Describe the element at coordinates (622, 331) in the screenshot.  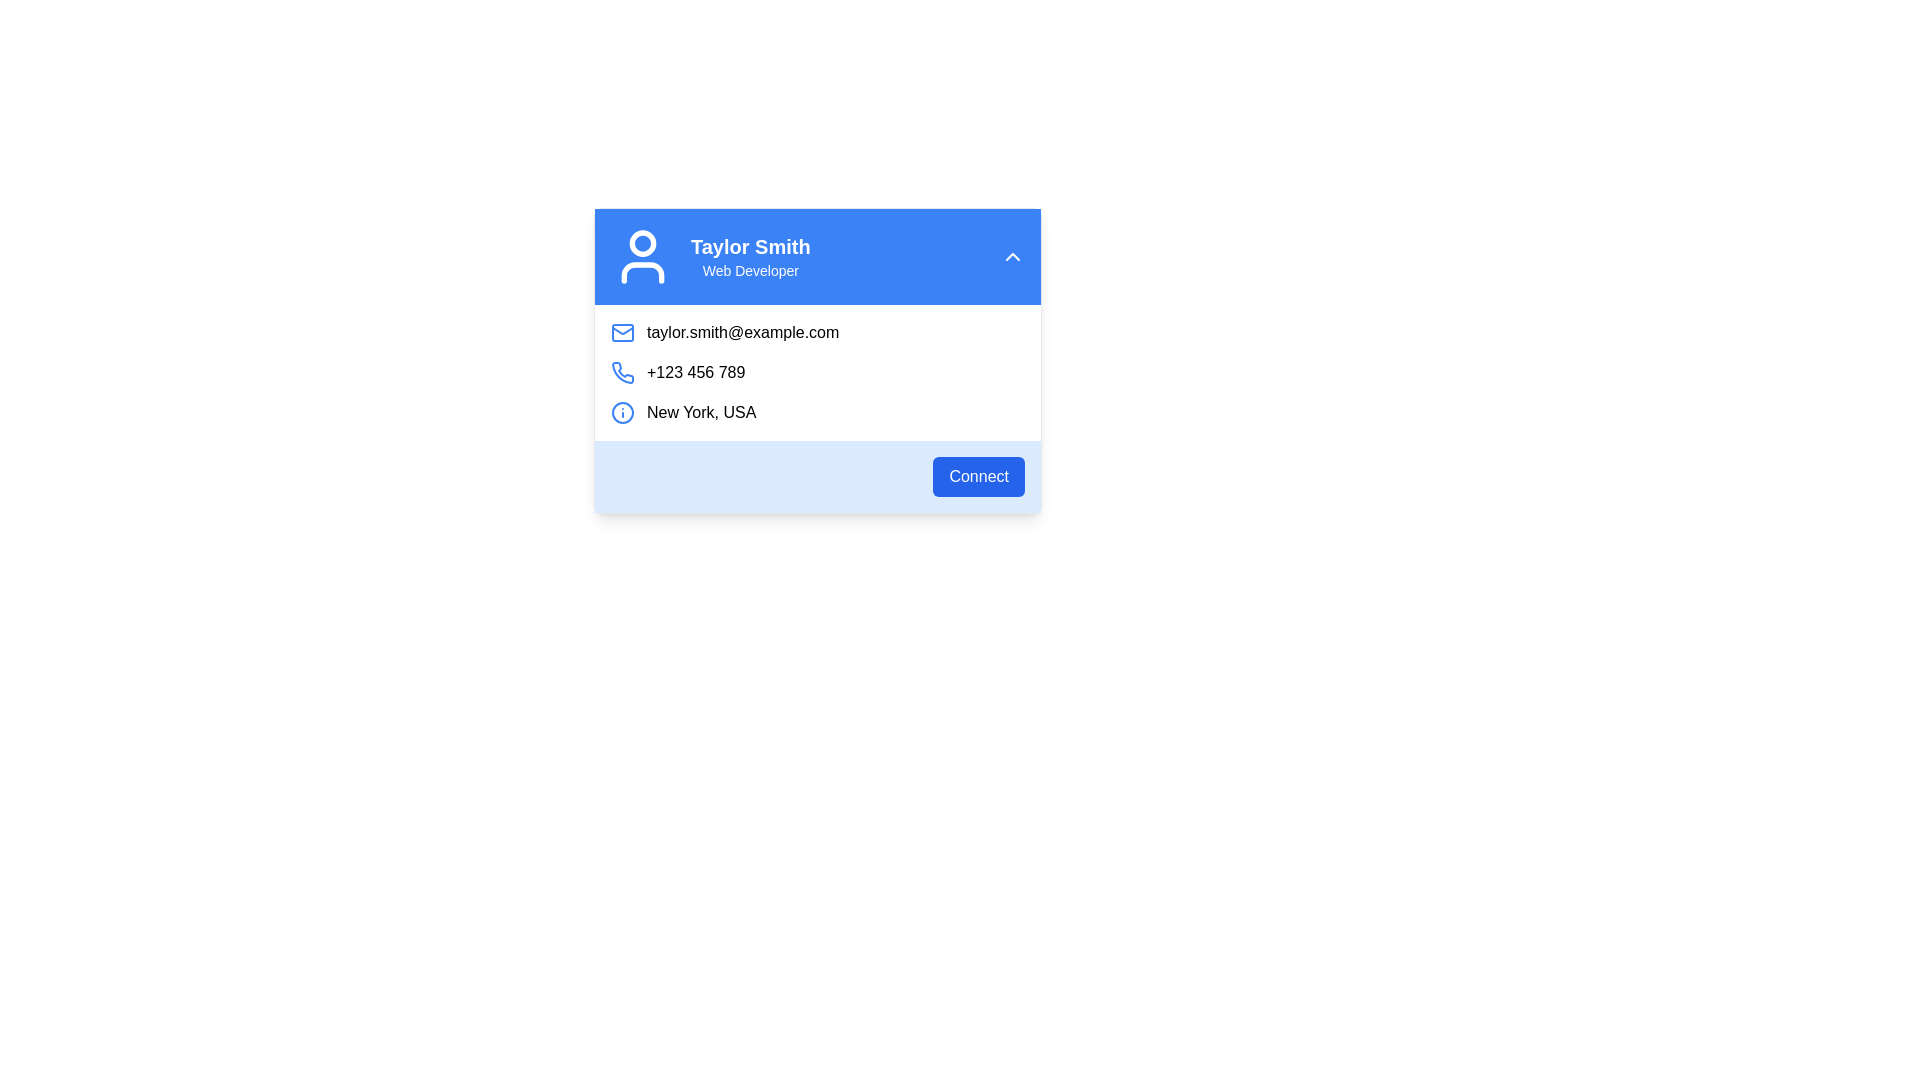
I see `the email icon located to the left of the email address 'taylor.smith@example.com', which serves as a visual indicator for email functionality` at that location.